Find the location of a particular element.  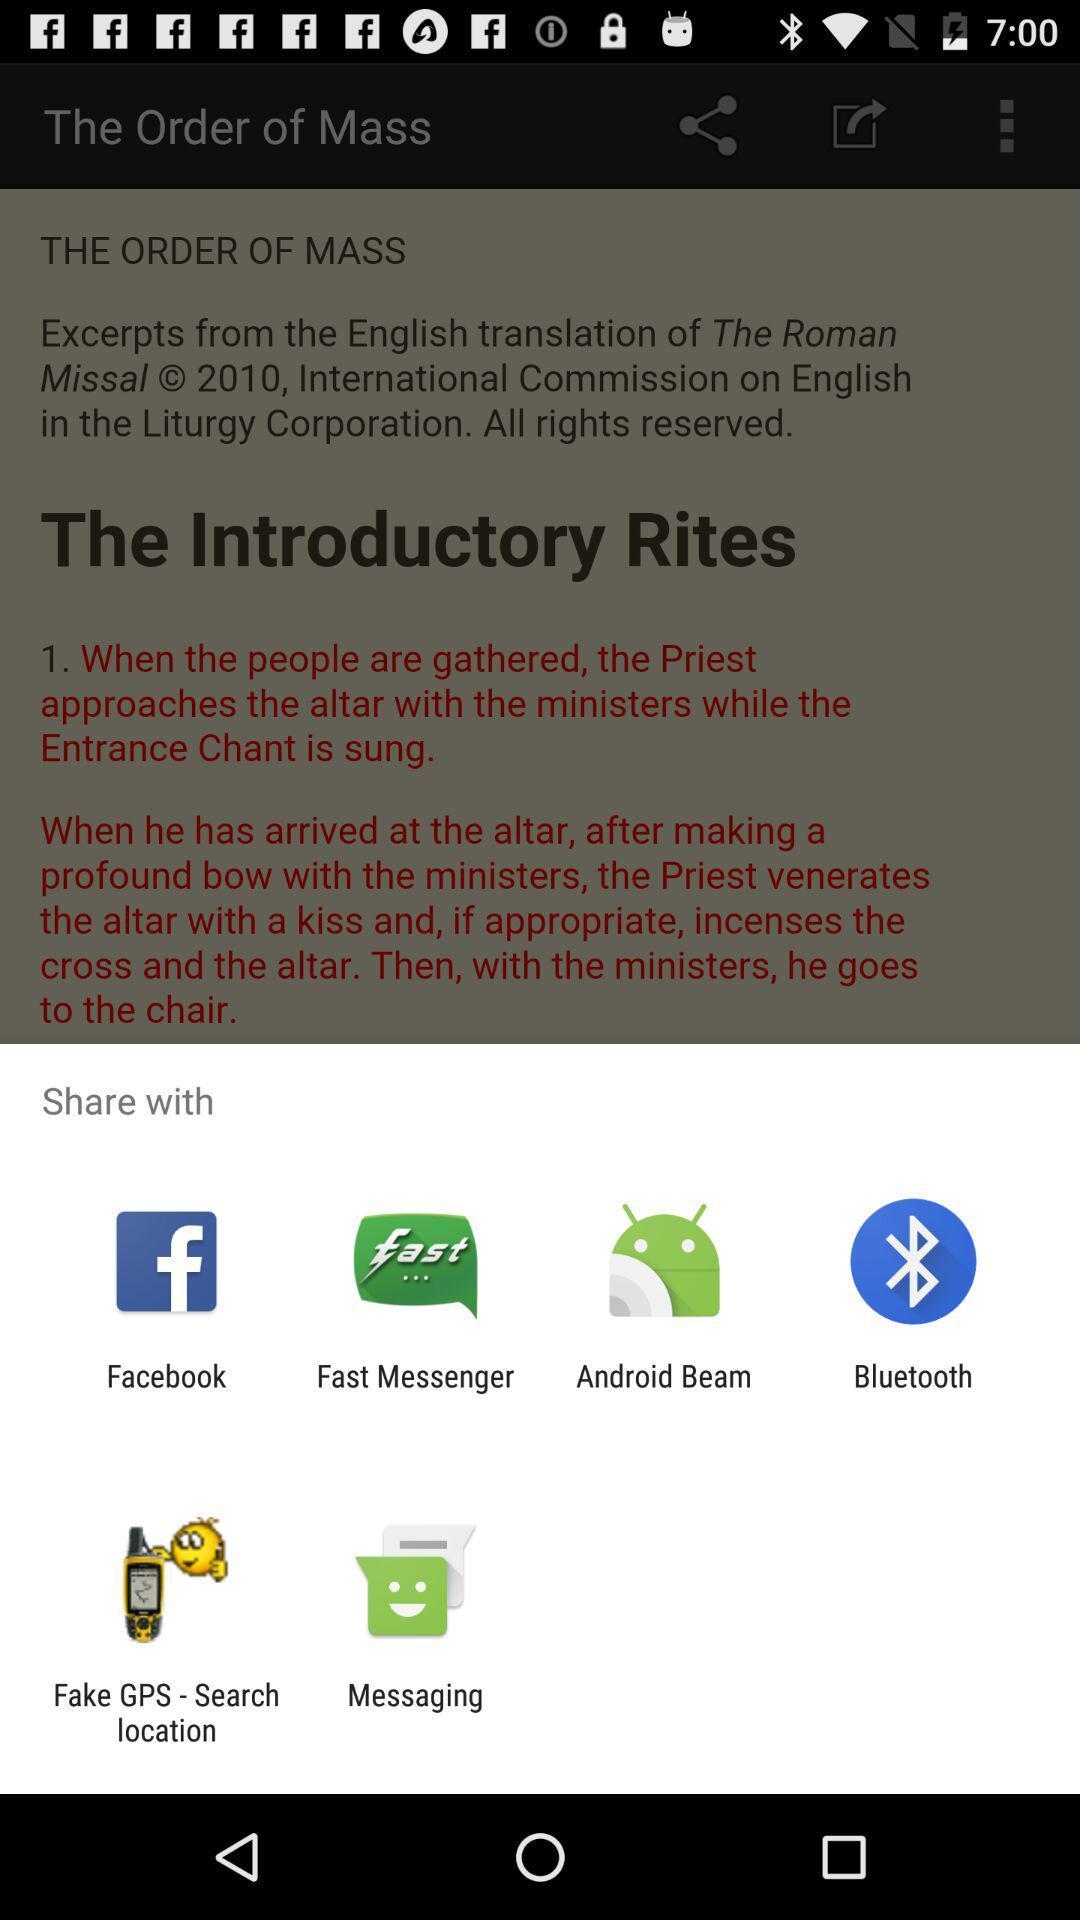

the bluetooth icon is located at coordinates (913, 1392).